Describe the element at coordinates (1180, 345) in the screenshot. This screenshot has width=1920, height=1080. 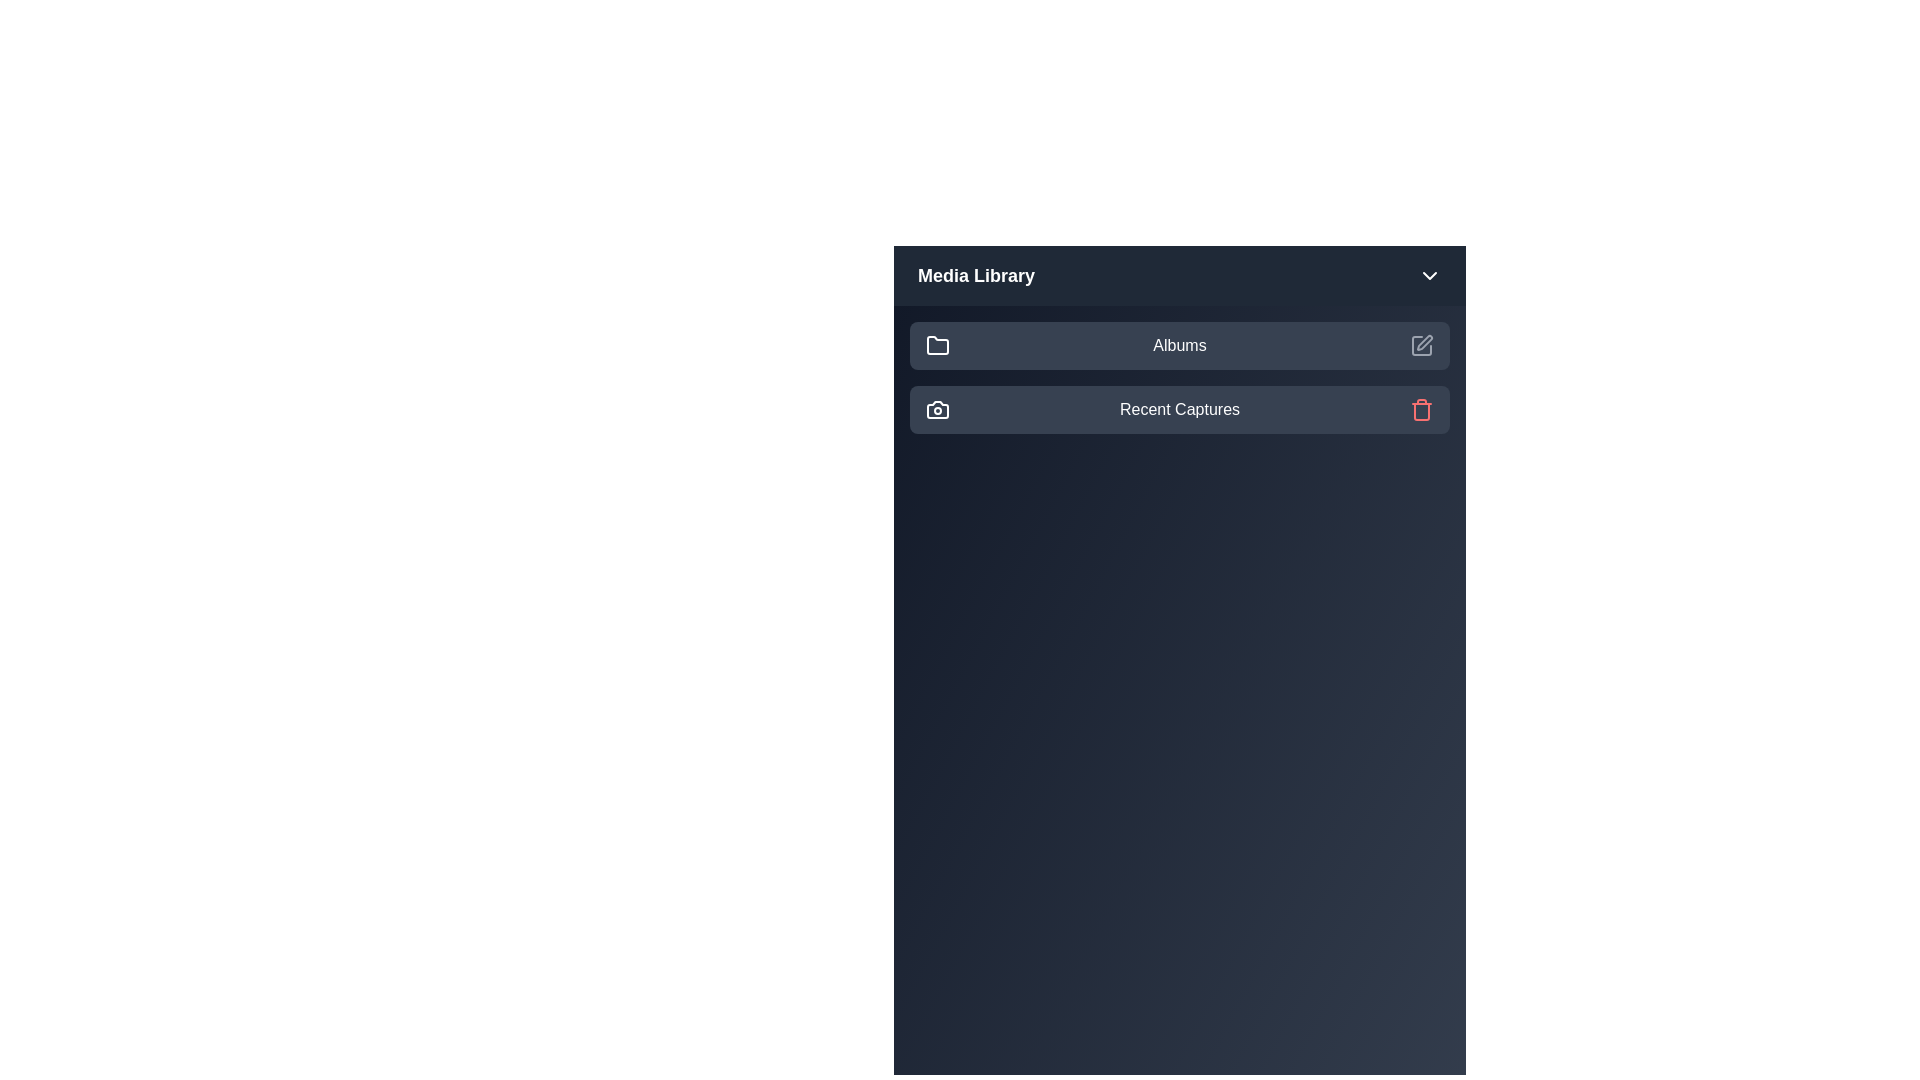
I see `the 'Albums' item in the MediaLibraryMenu component` at that location.